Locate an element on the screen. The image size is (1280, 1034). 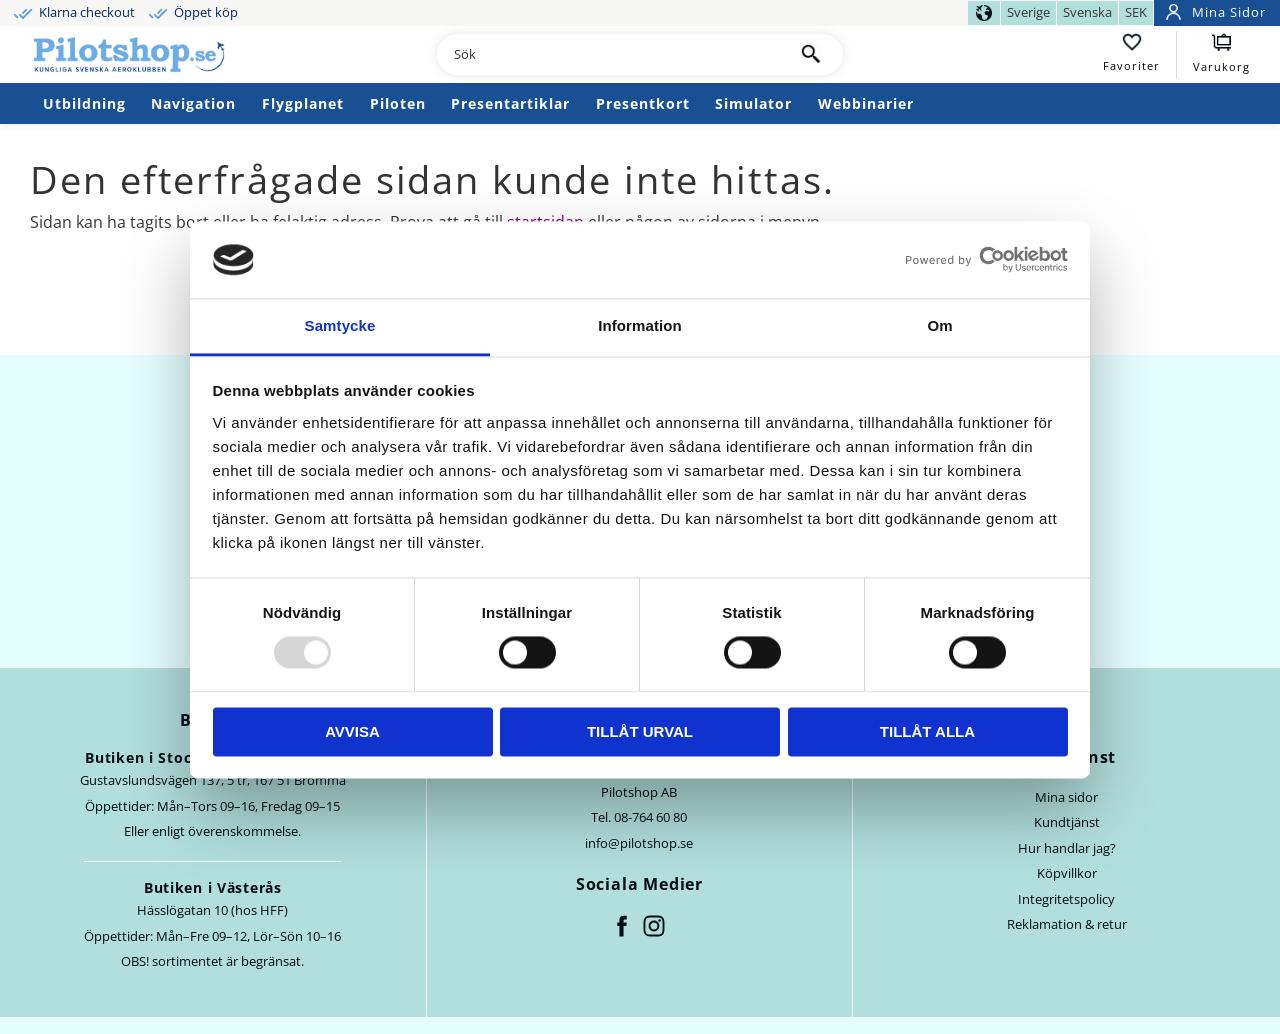
'Denna webbplats använder cookies' is located at coordinates (343, 389).